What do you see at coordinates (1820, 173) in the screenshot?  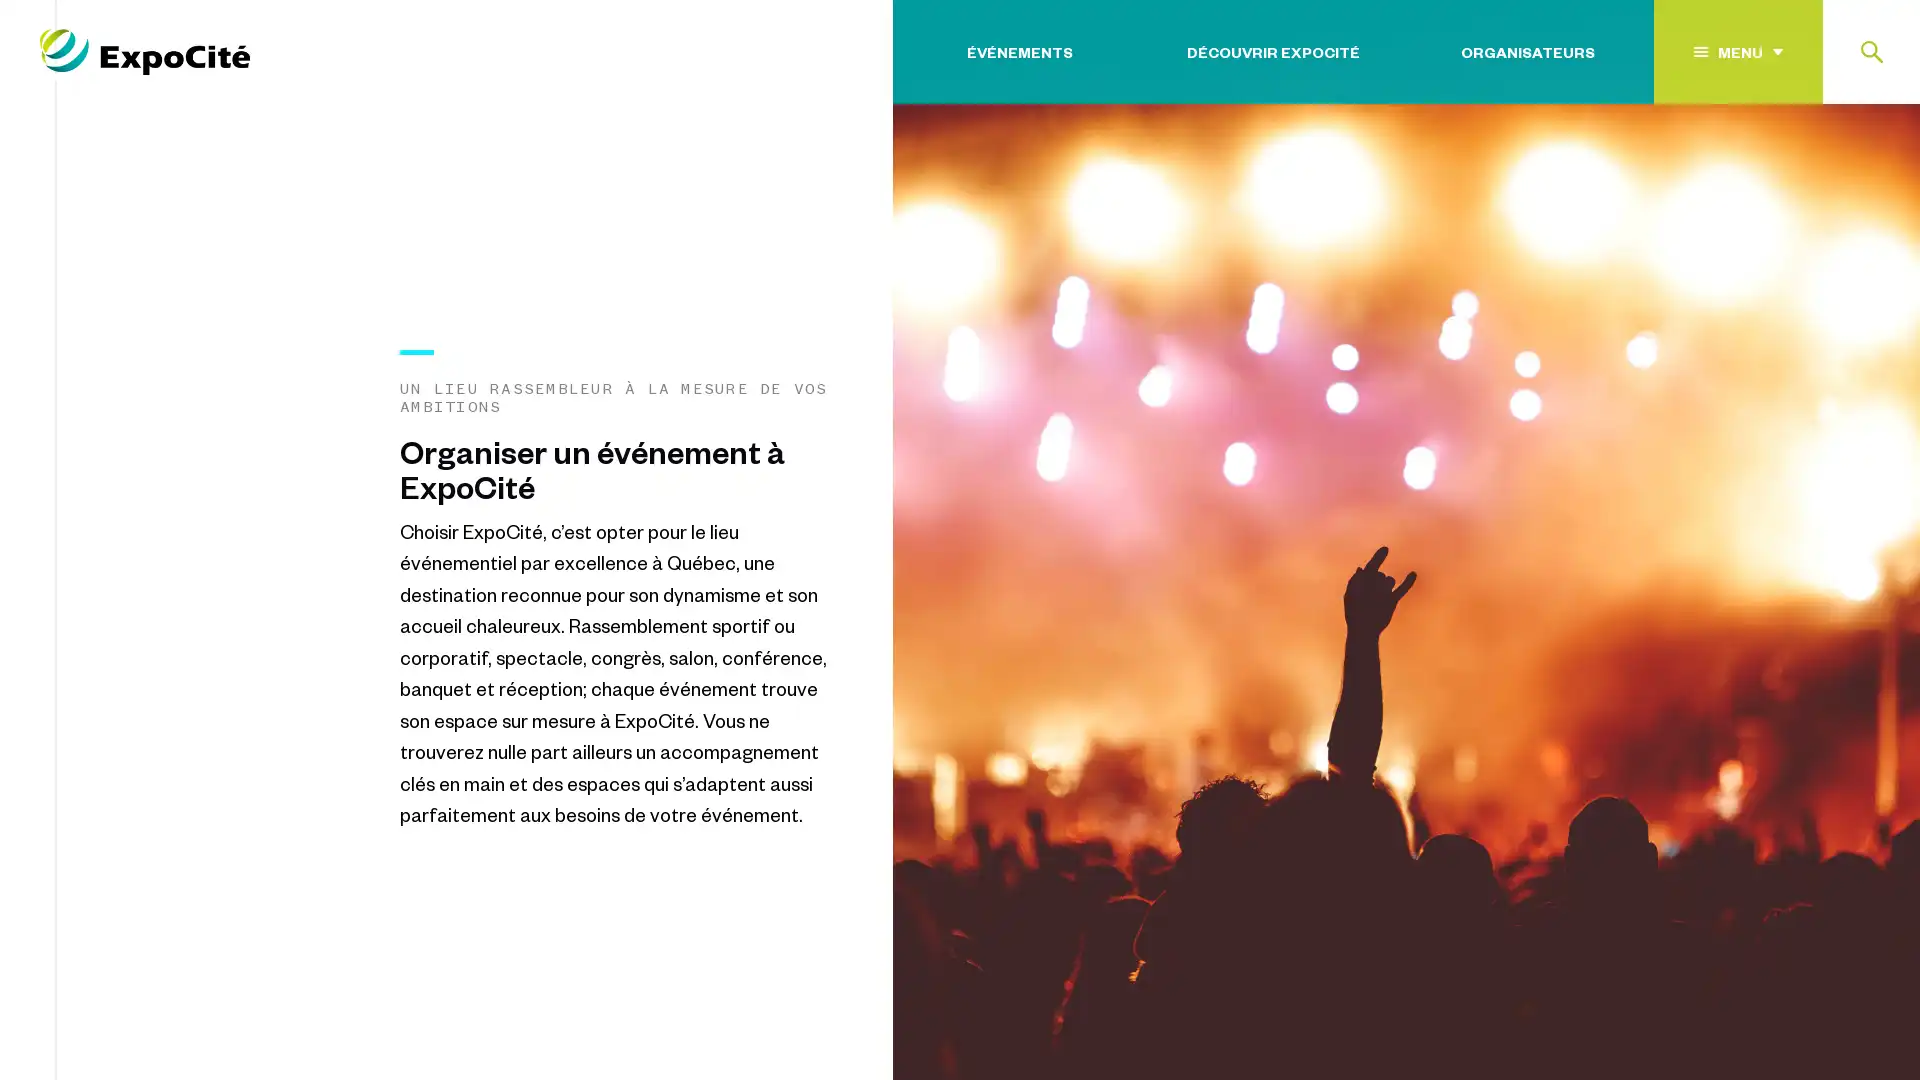 I see `TROUVER` at bounding box center [1820, 173].